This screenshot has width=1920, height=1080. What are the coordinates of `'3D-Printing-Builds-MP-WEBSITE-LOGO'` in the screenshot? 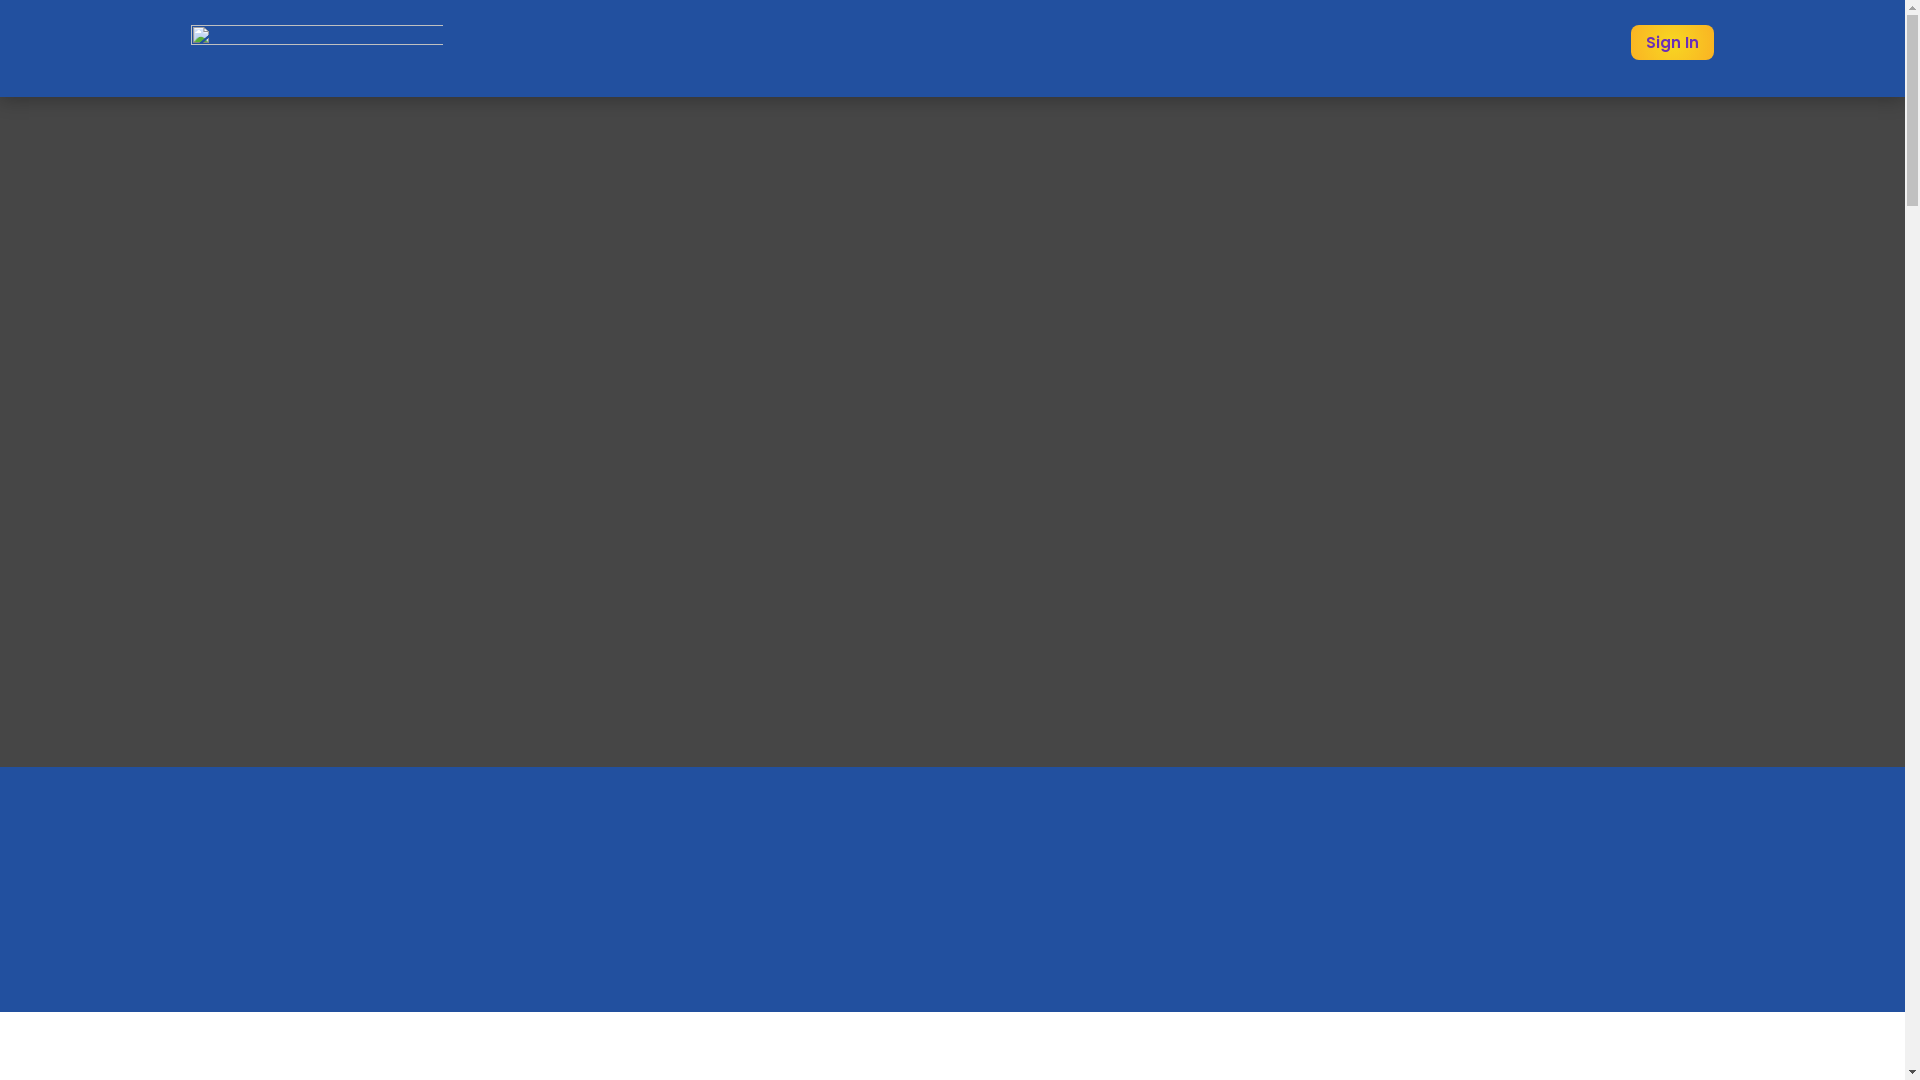 It's located at (315, 45).